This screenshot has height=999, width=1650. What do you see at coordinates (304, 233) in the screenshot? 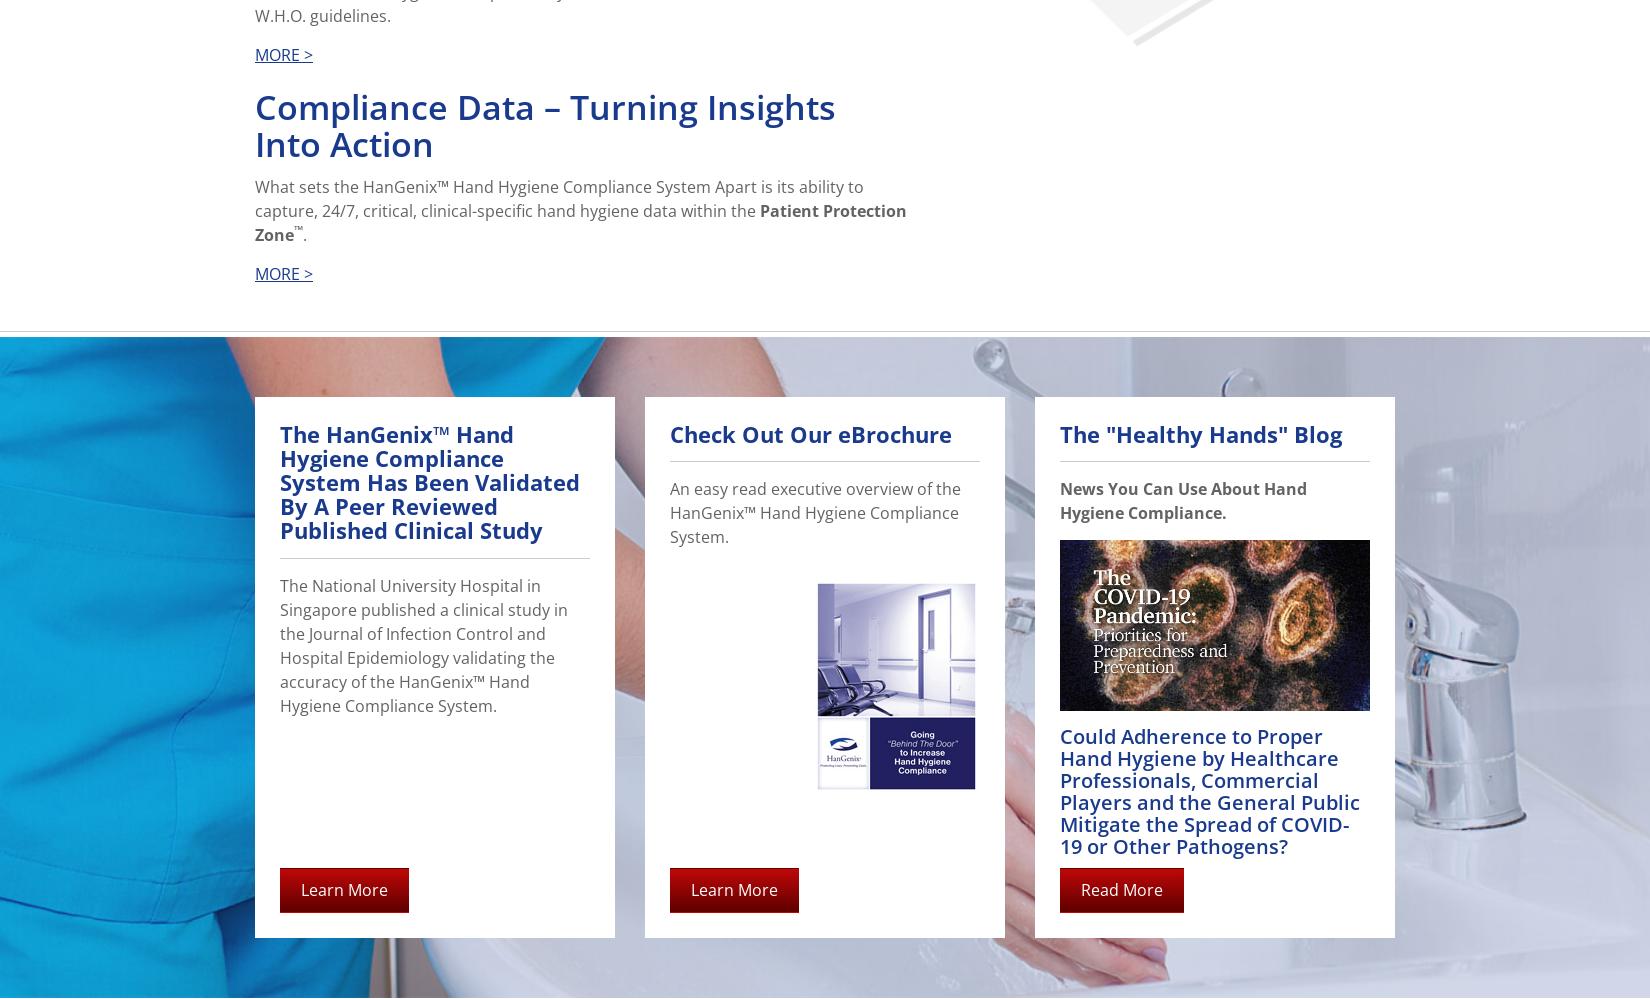
I see `'.'` at bounding box center [304, 233].